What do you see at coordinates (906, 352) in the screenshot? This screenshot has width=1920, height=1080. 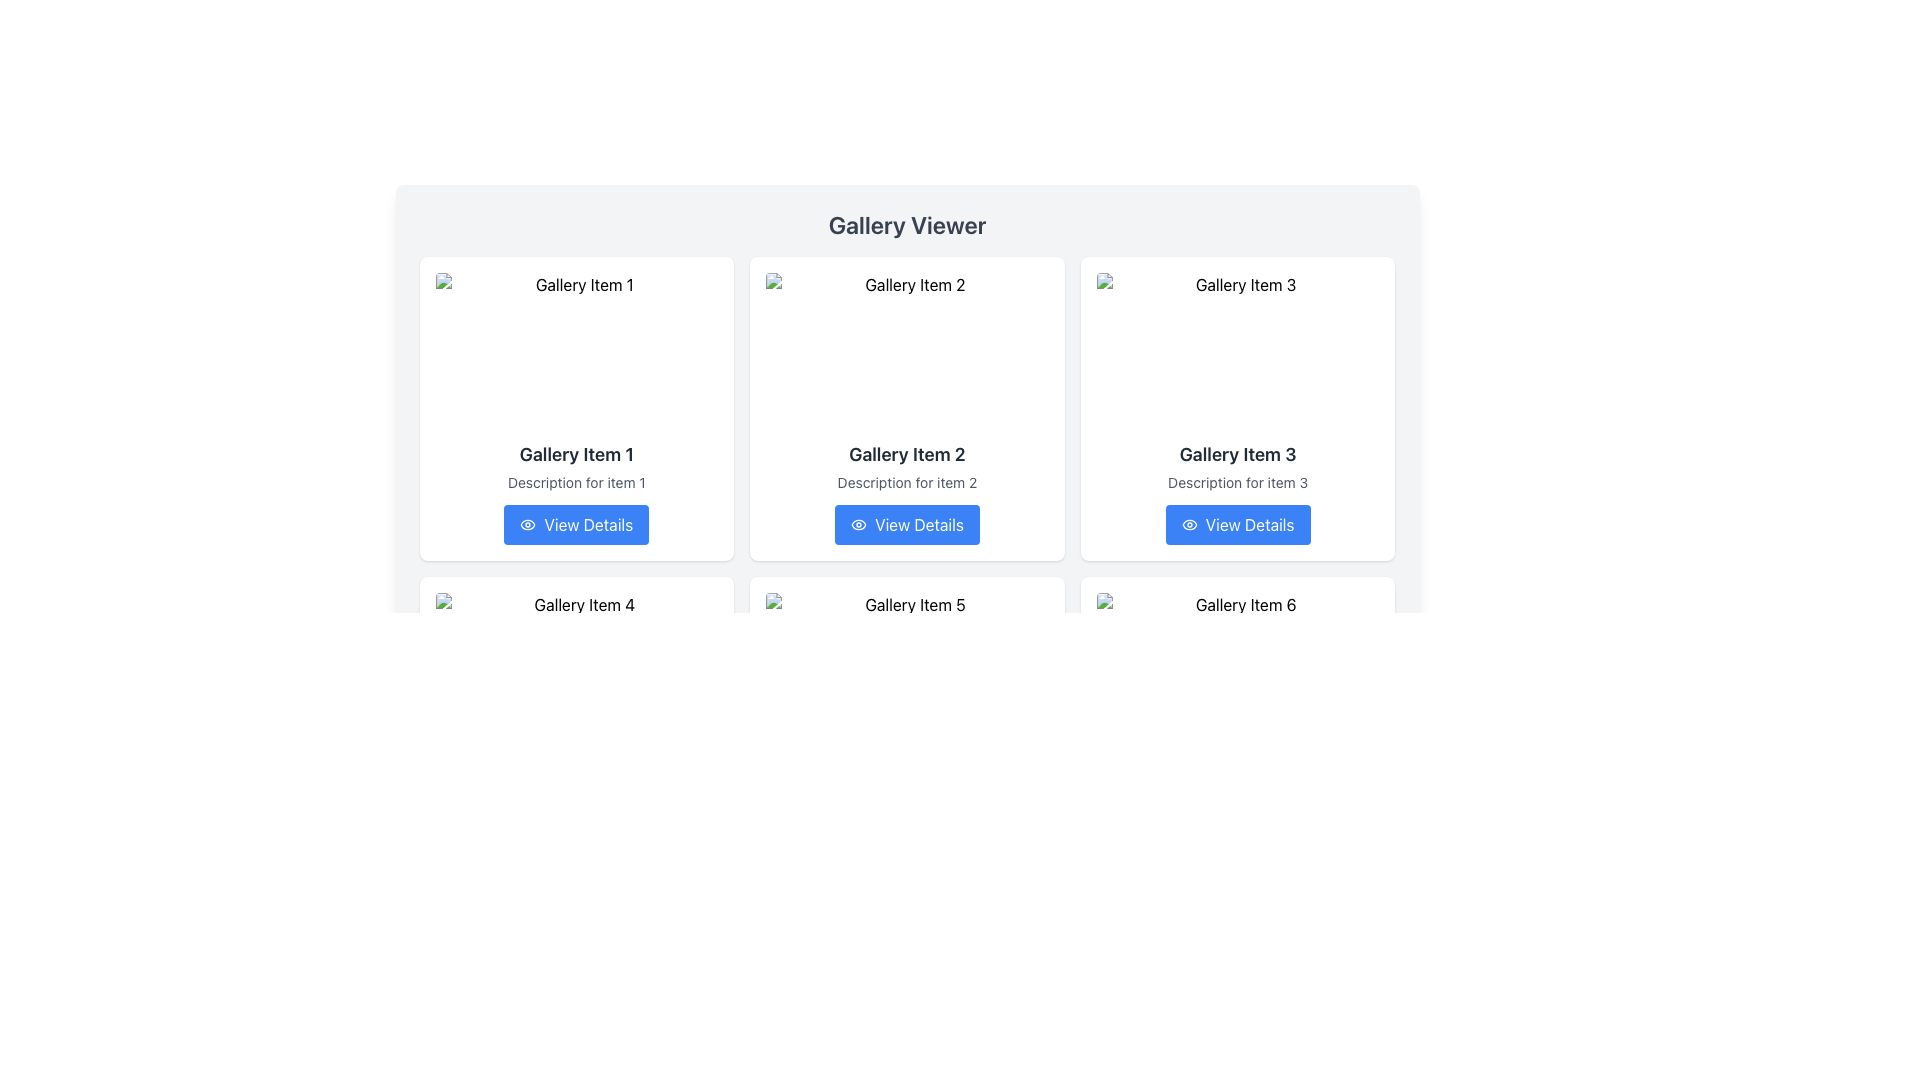 I see `'Gallery Item 2'` at bounding box center [906, 352].